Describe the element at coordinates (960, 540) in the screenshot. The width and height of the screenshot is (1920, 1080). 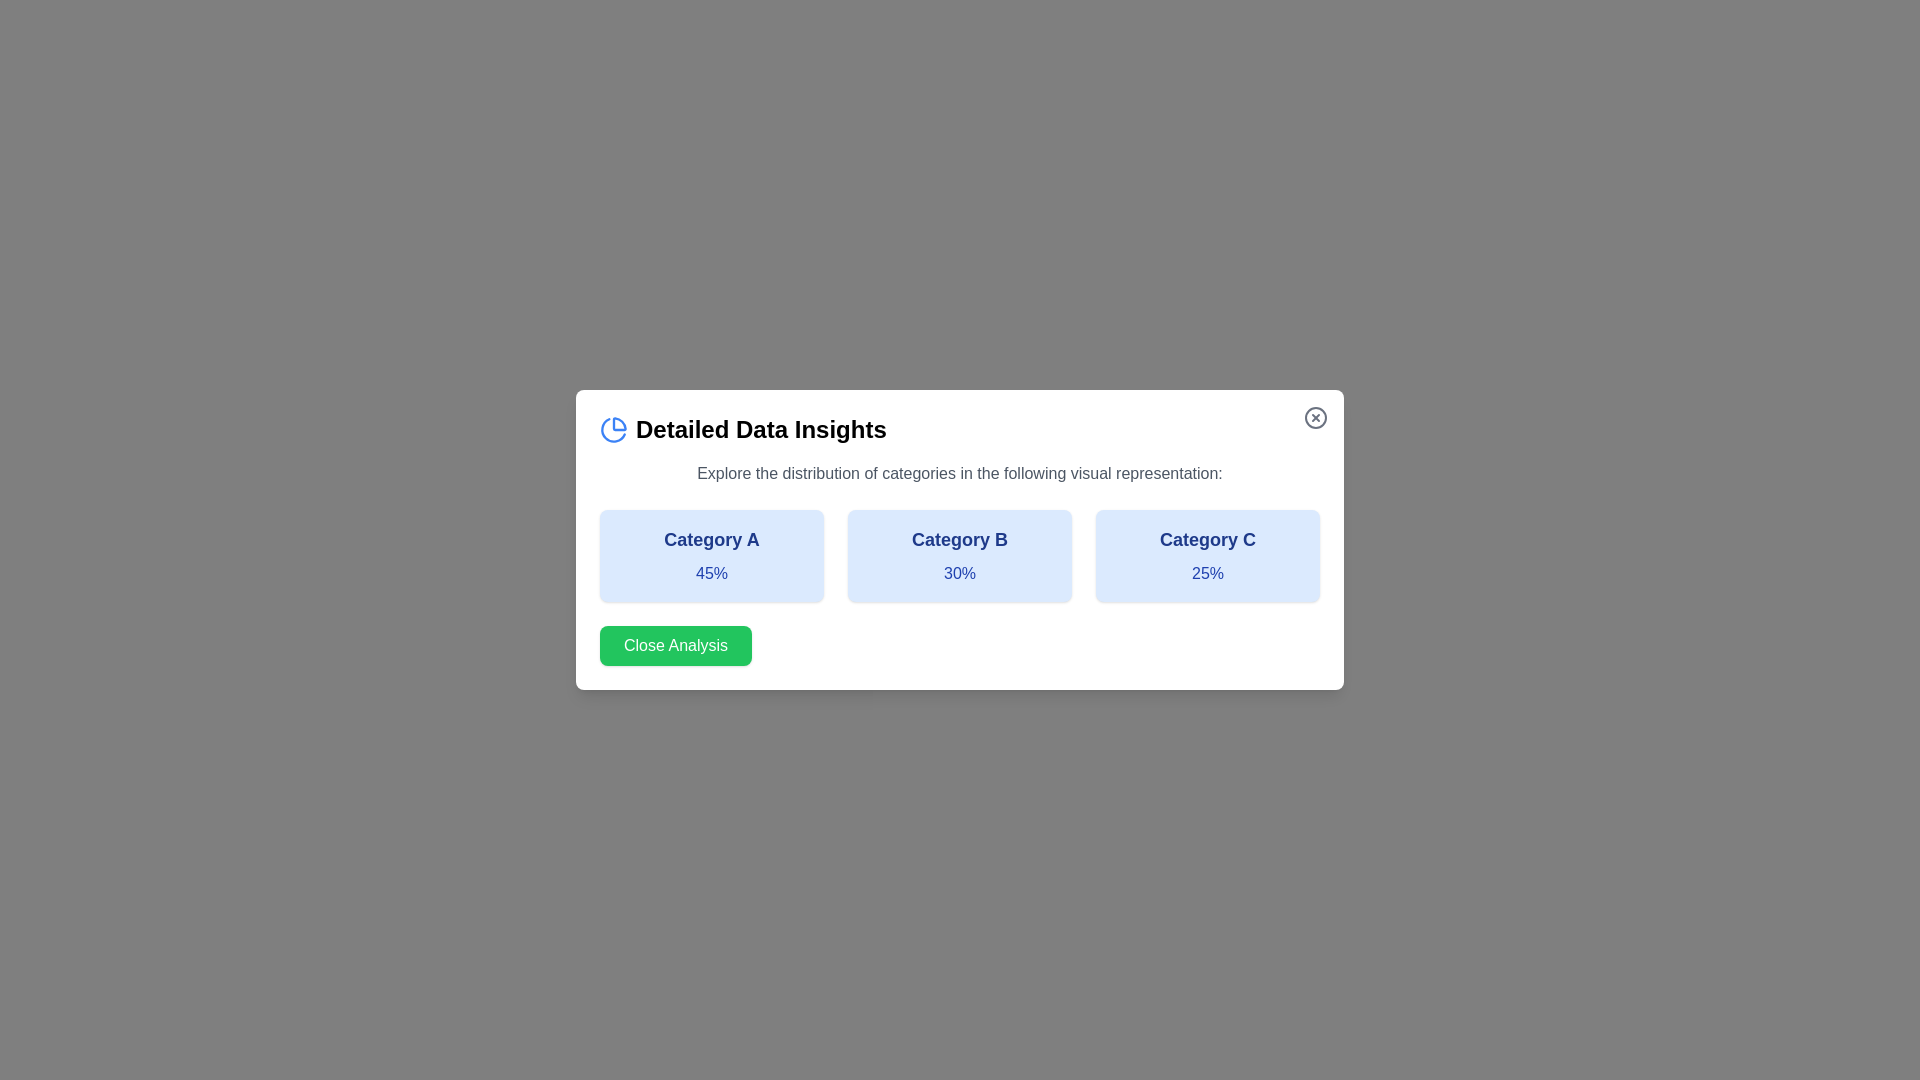
I see `text label at the top of the card labeled 'Category B', which is positioned in the middle of a three-card layout, above the text '30%'` at that location.